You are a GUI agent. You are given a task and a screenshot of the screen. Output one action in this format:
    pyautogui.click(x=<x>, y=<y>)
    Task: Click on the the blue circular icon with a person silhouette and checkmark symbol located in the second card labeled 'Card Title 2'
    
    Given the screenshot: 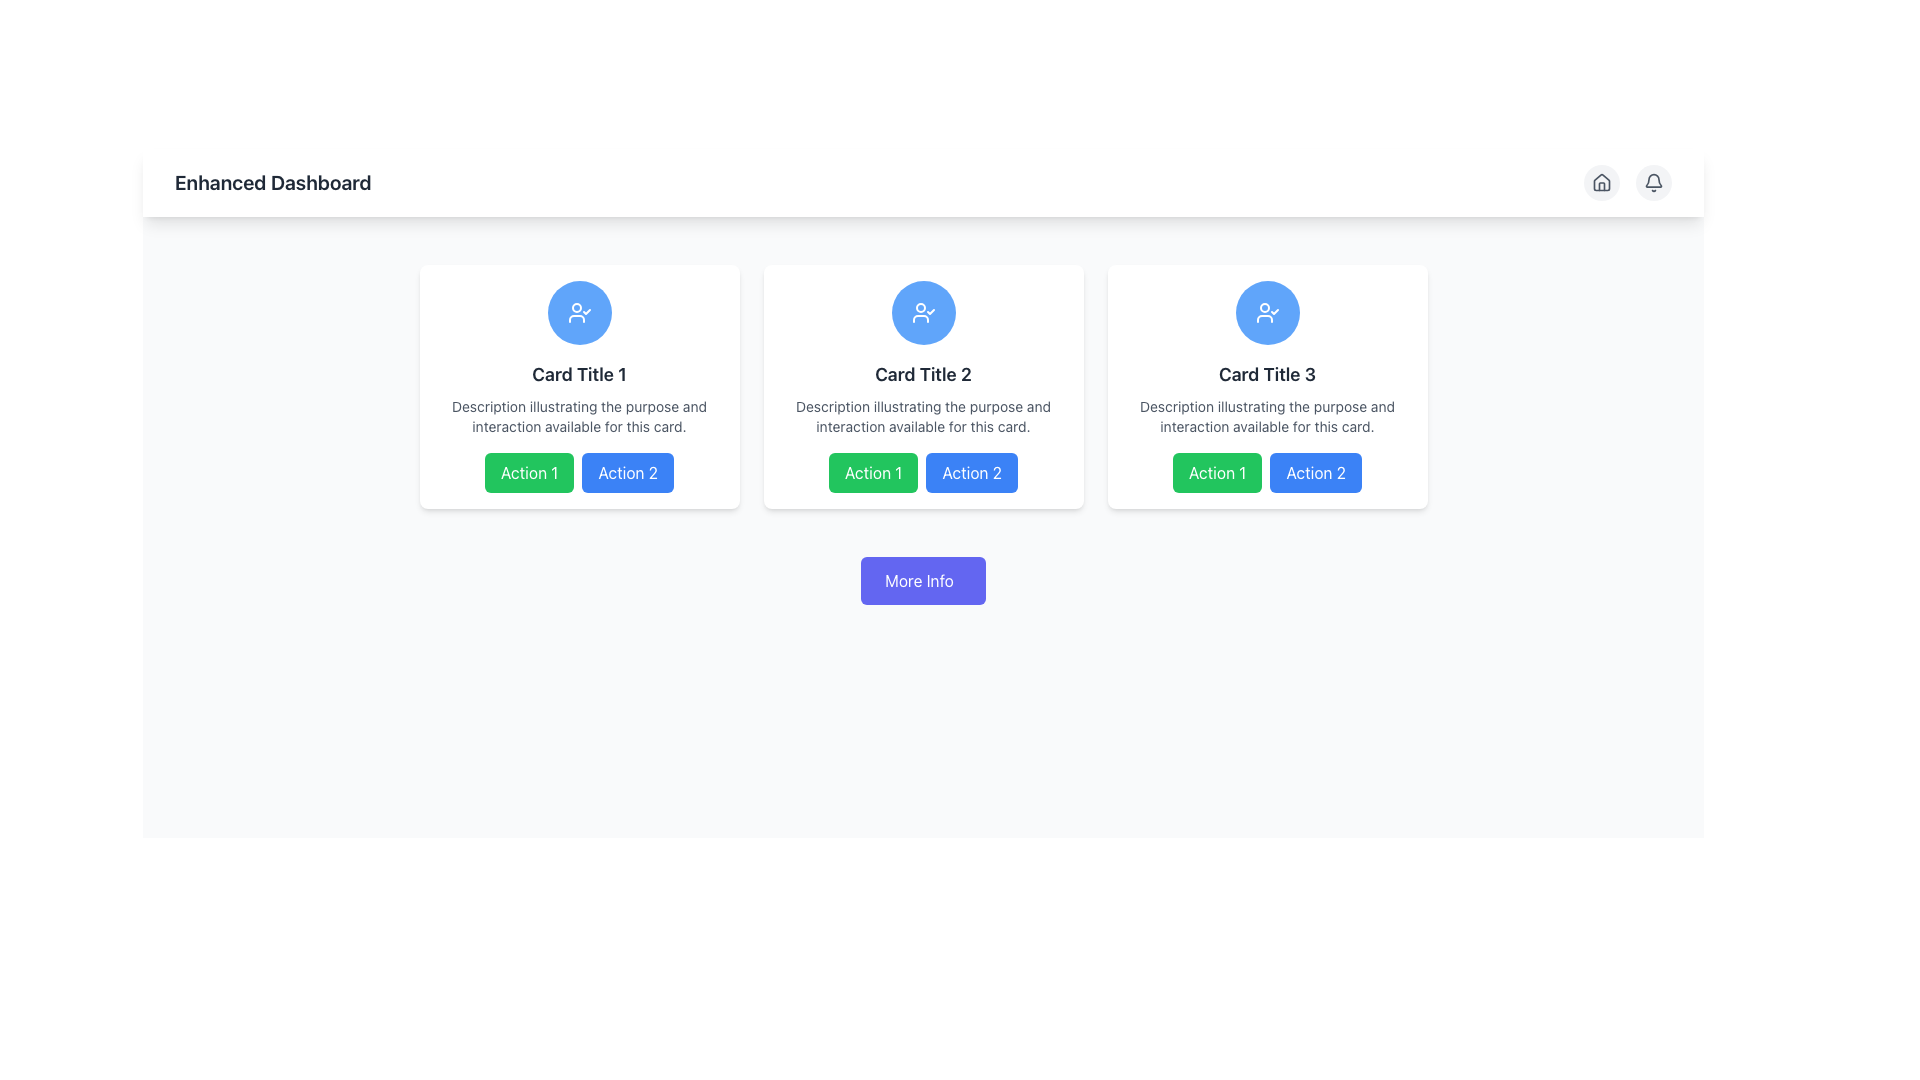 What is the action you would take?
    pyautogui.click(x=578, y=312)
    